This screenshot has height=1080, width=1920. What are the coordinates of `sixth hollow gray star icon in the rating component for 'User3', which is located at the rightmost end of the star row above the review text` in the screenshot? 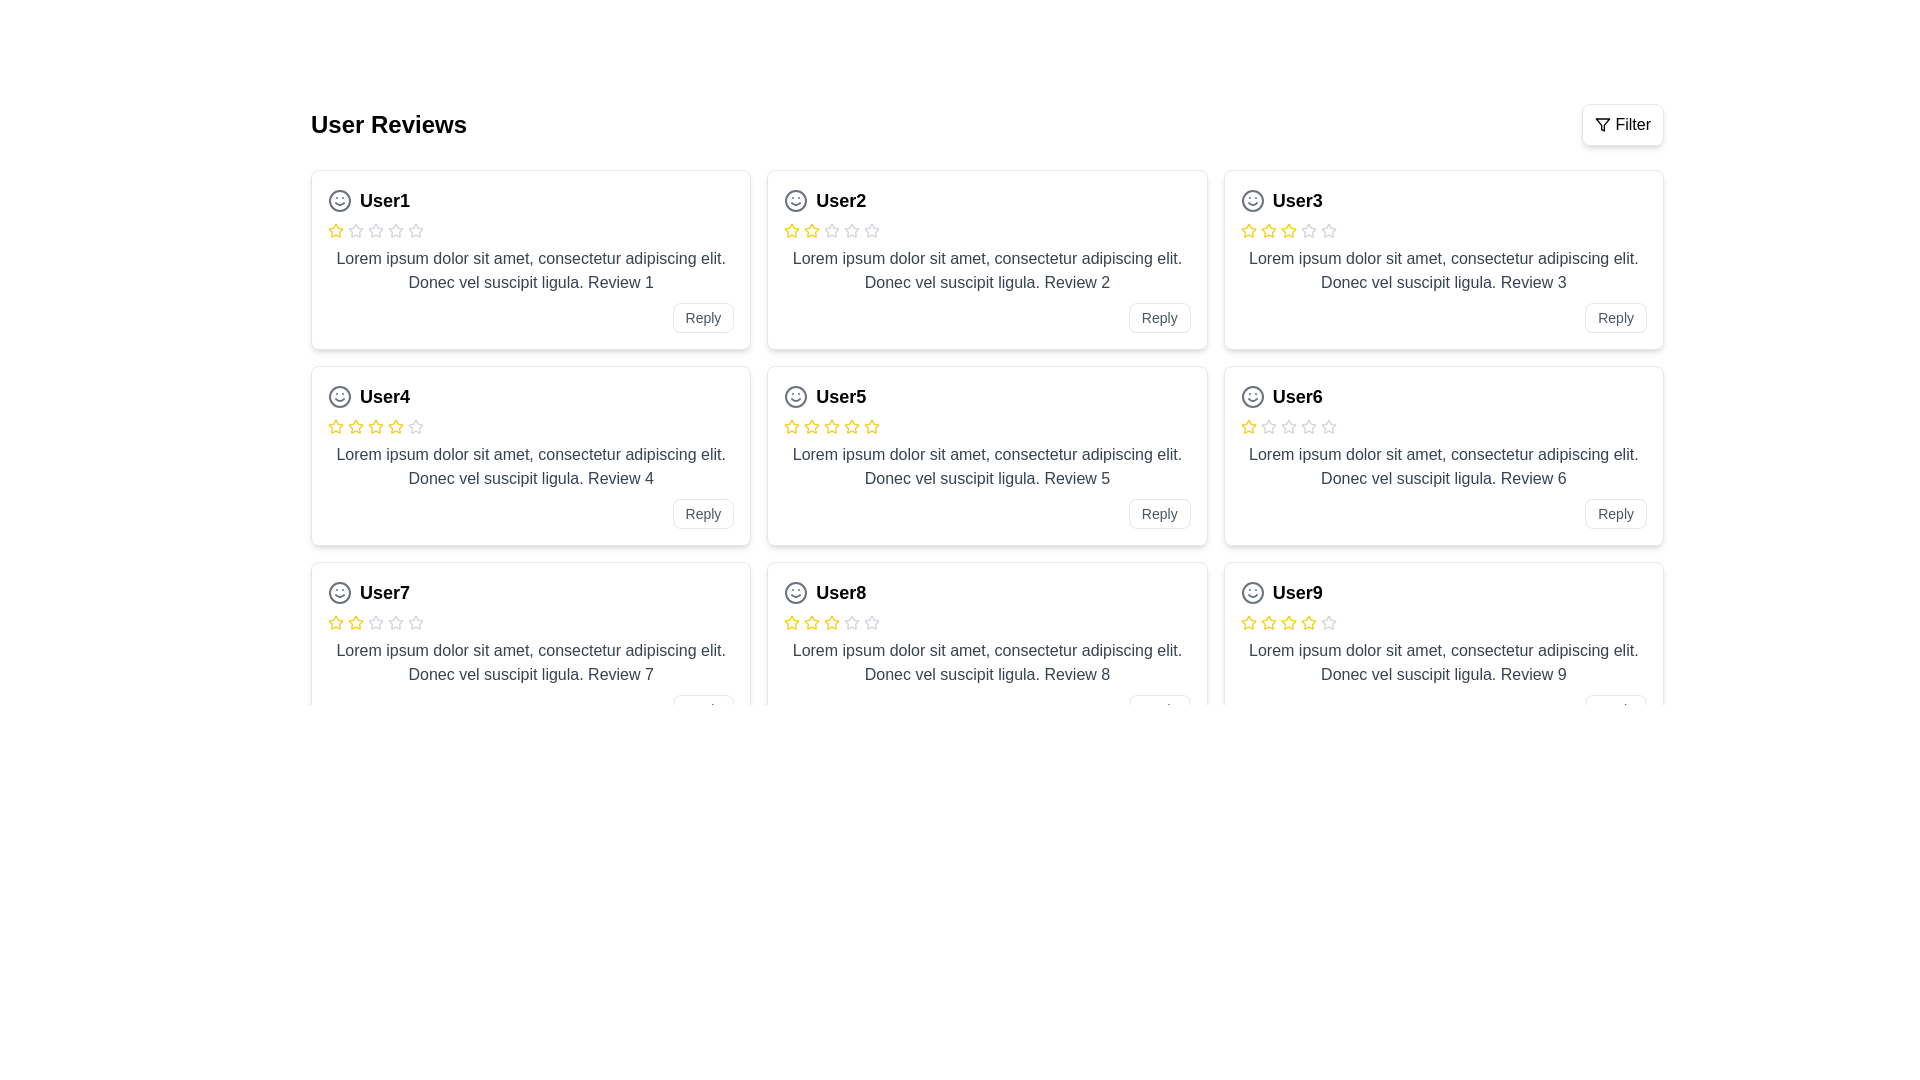 It's located at (1328, 230).